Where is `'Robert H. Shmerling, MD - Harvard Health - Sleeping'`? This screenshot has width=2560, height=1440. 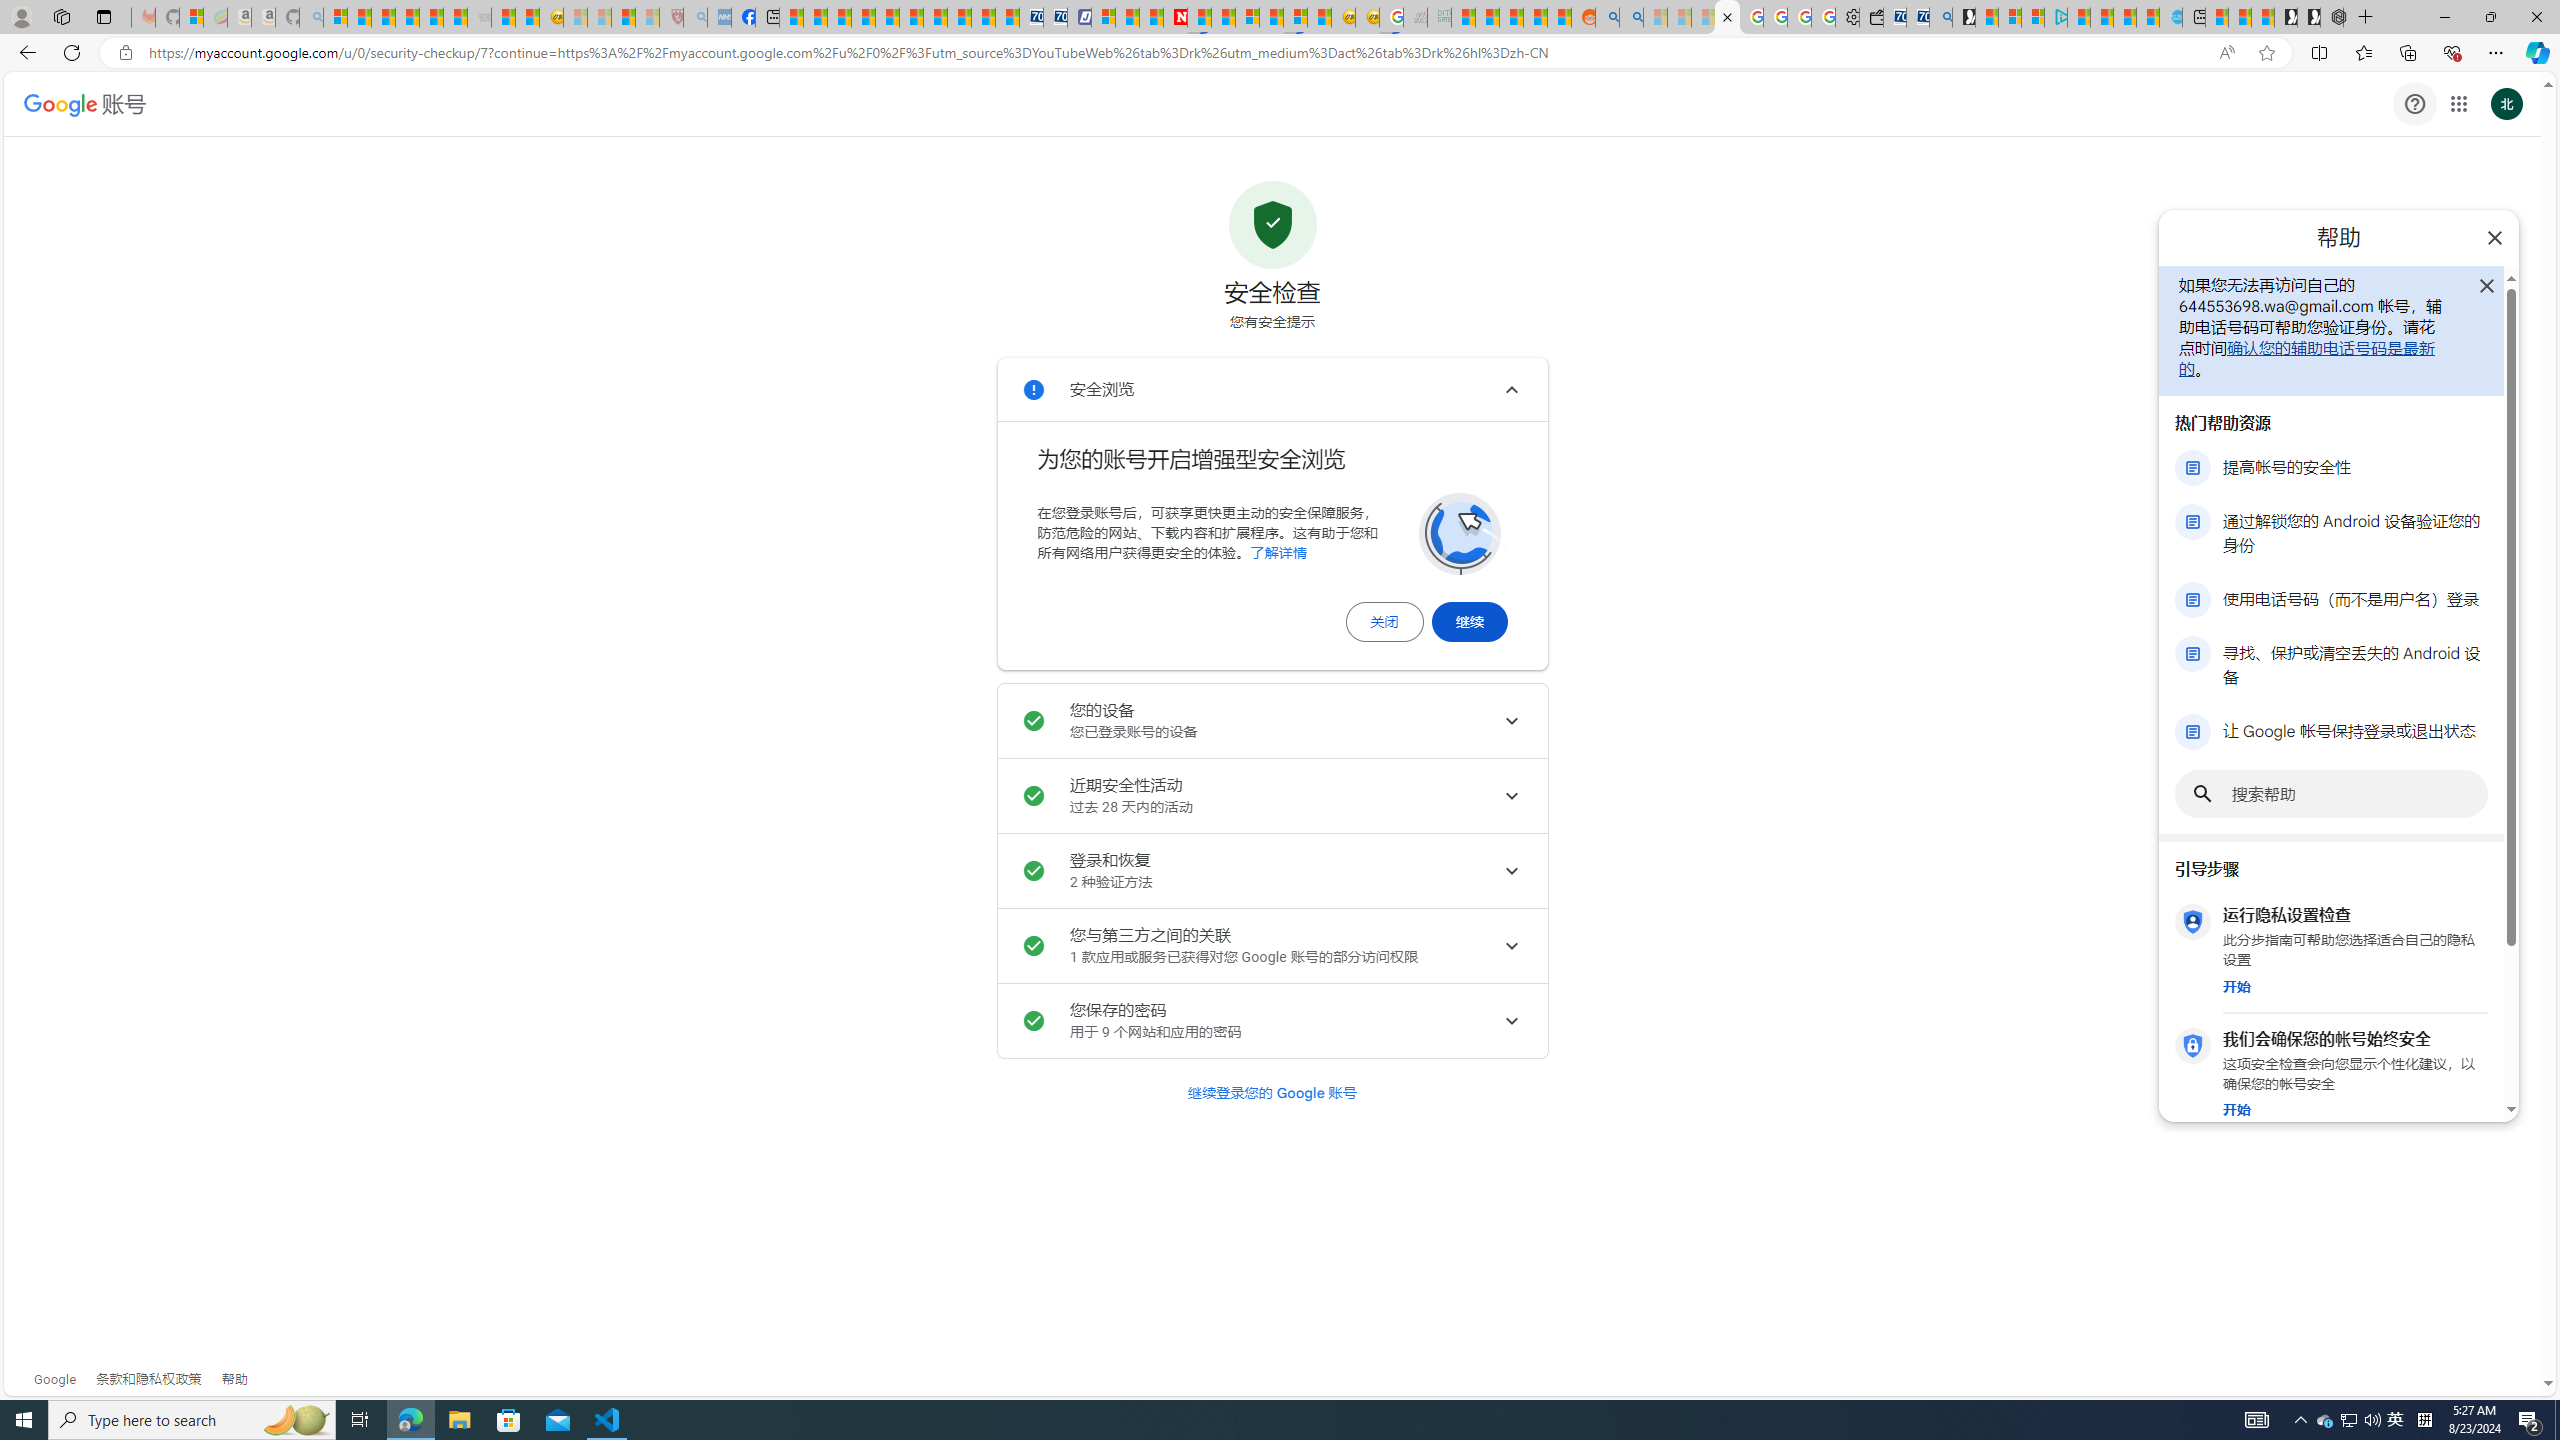 'Robert H. Shmerling, MD - Harvard Health - Sleeping' is located at coordinates (669, 16).